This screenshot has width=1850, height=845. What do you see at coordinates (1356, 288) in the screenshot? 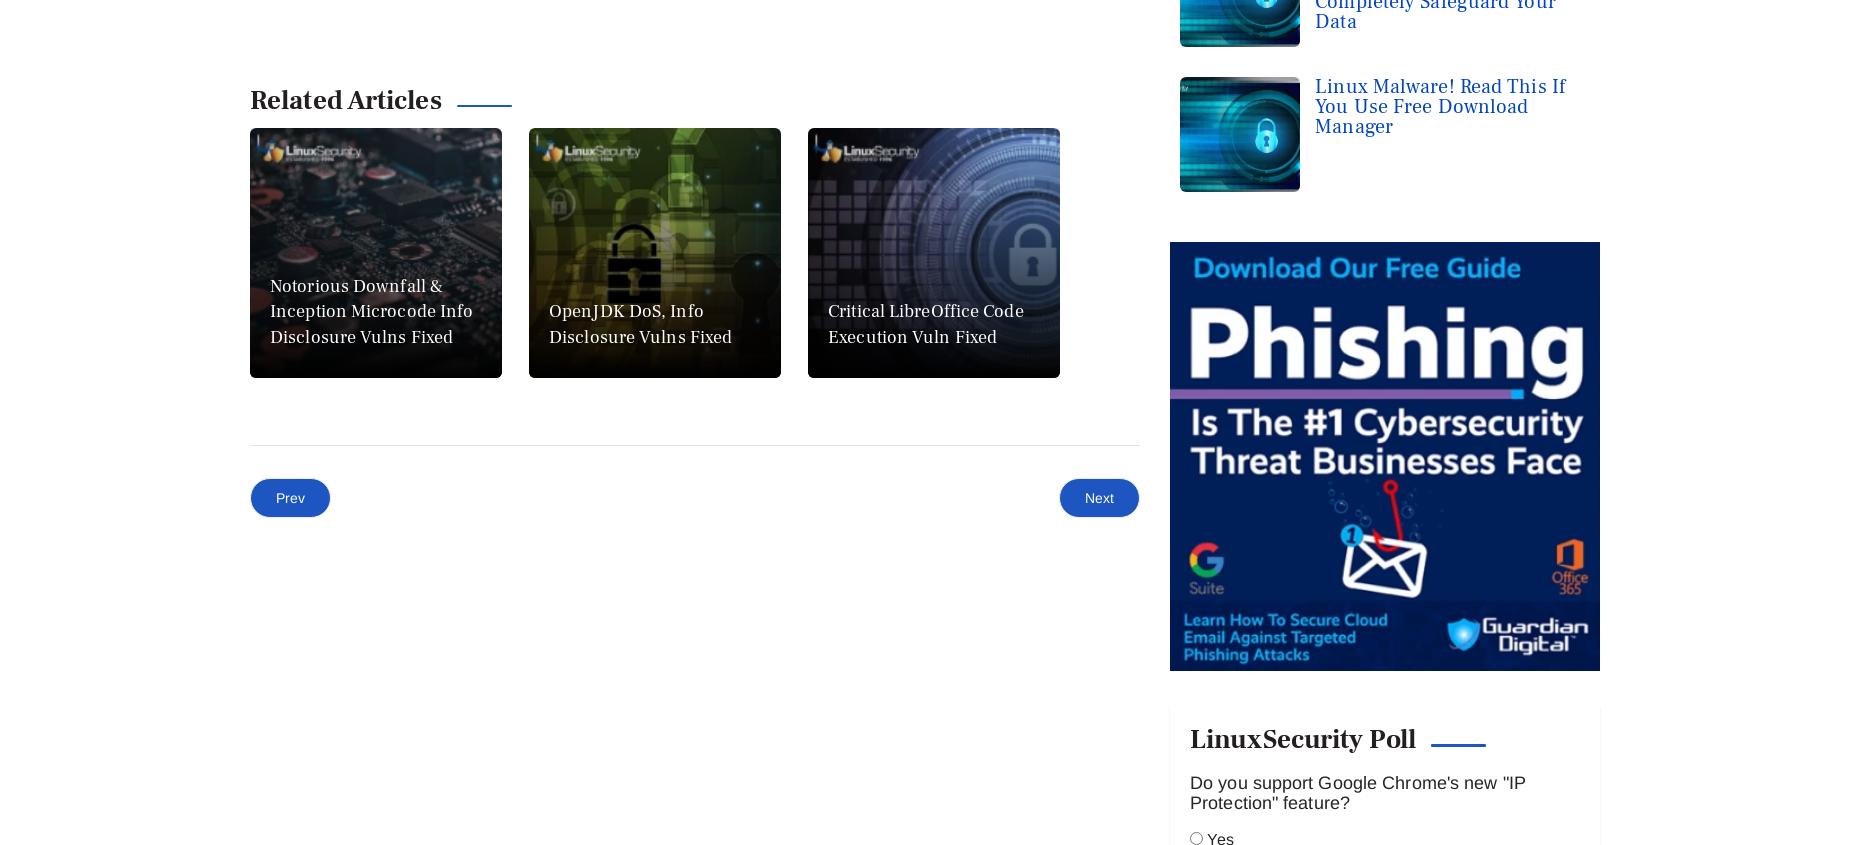
I see `'Do you support Google Chrome's new "IP Protection" feature?'` at bounding box center [1356, 288].